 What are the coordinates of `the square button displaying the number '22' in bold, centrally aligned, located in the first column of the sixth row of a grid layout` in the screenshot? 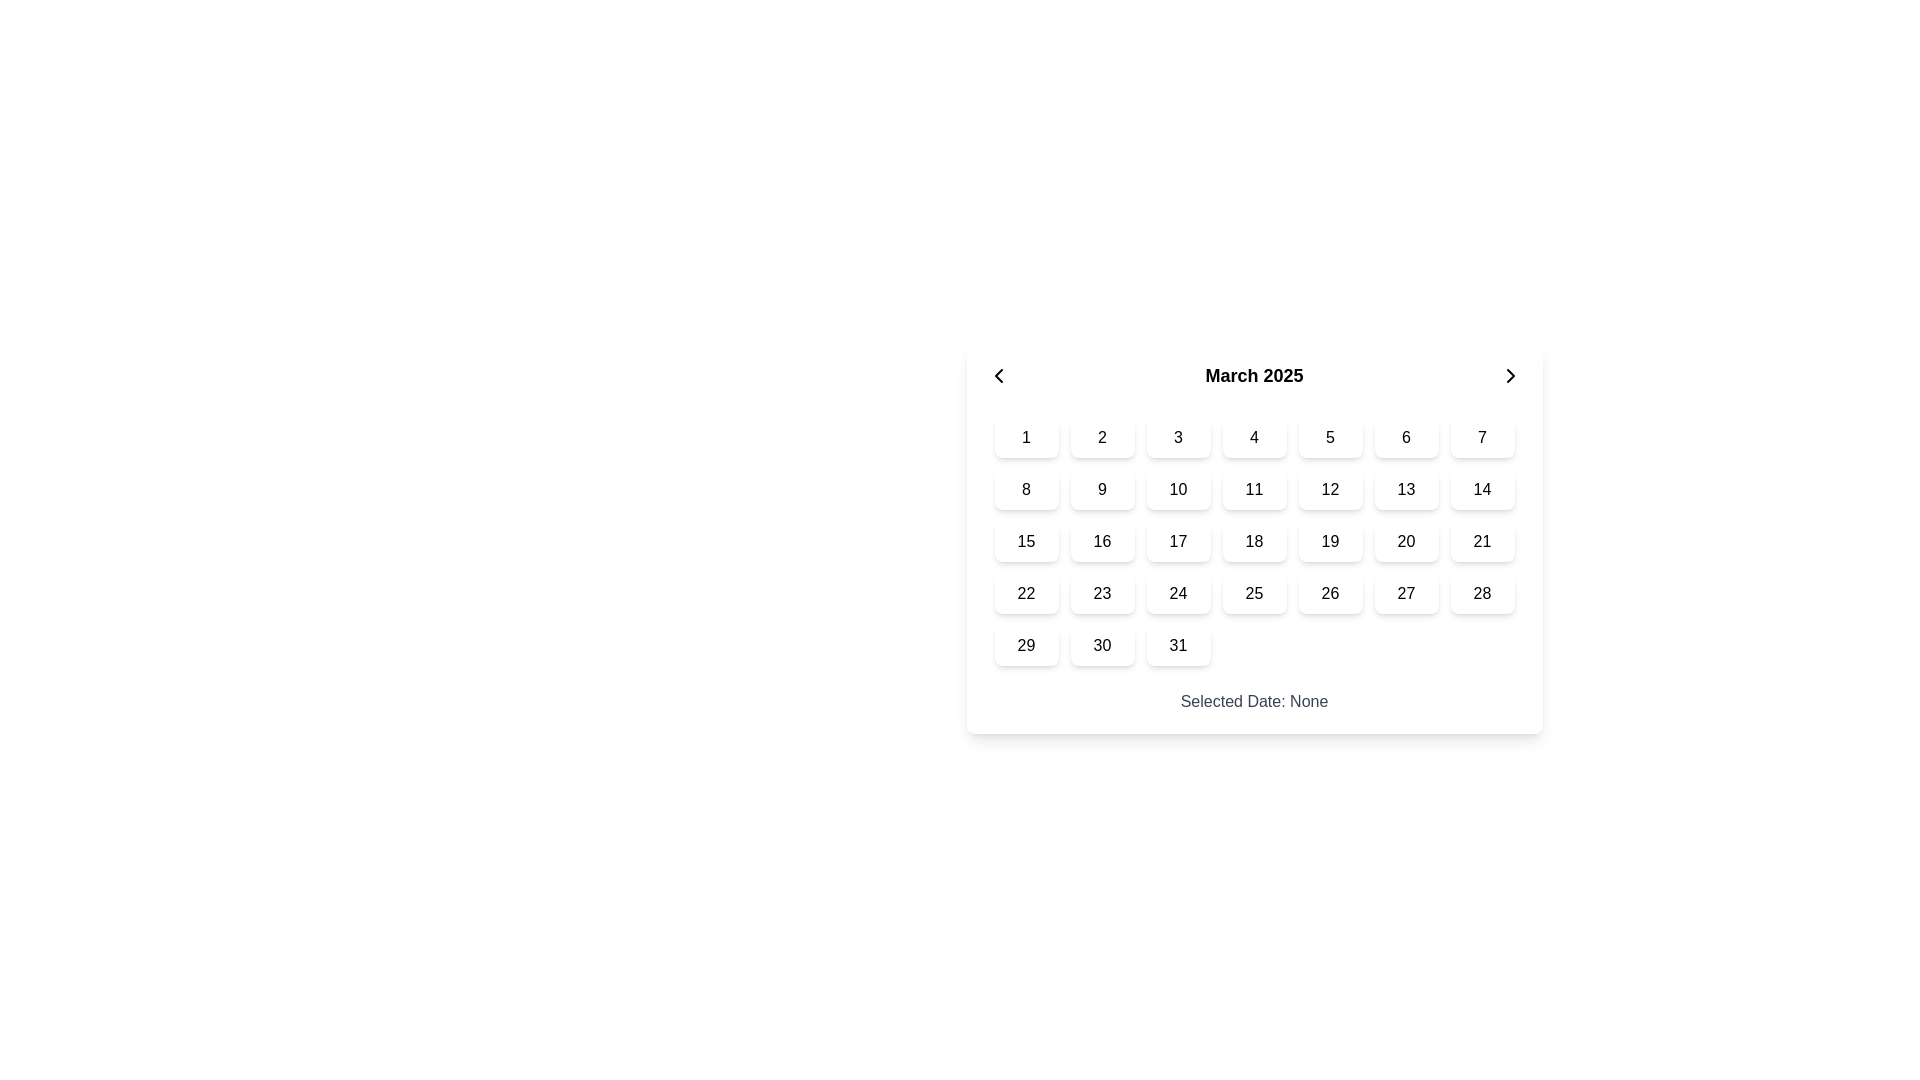 It's located at (1026, 593).